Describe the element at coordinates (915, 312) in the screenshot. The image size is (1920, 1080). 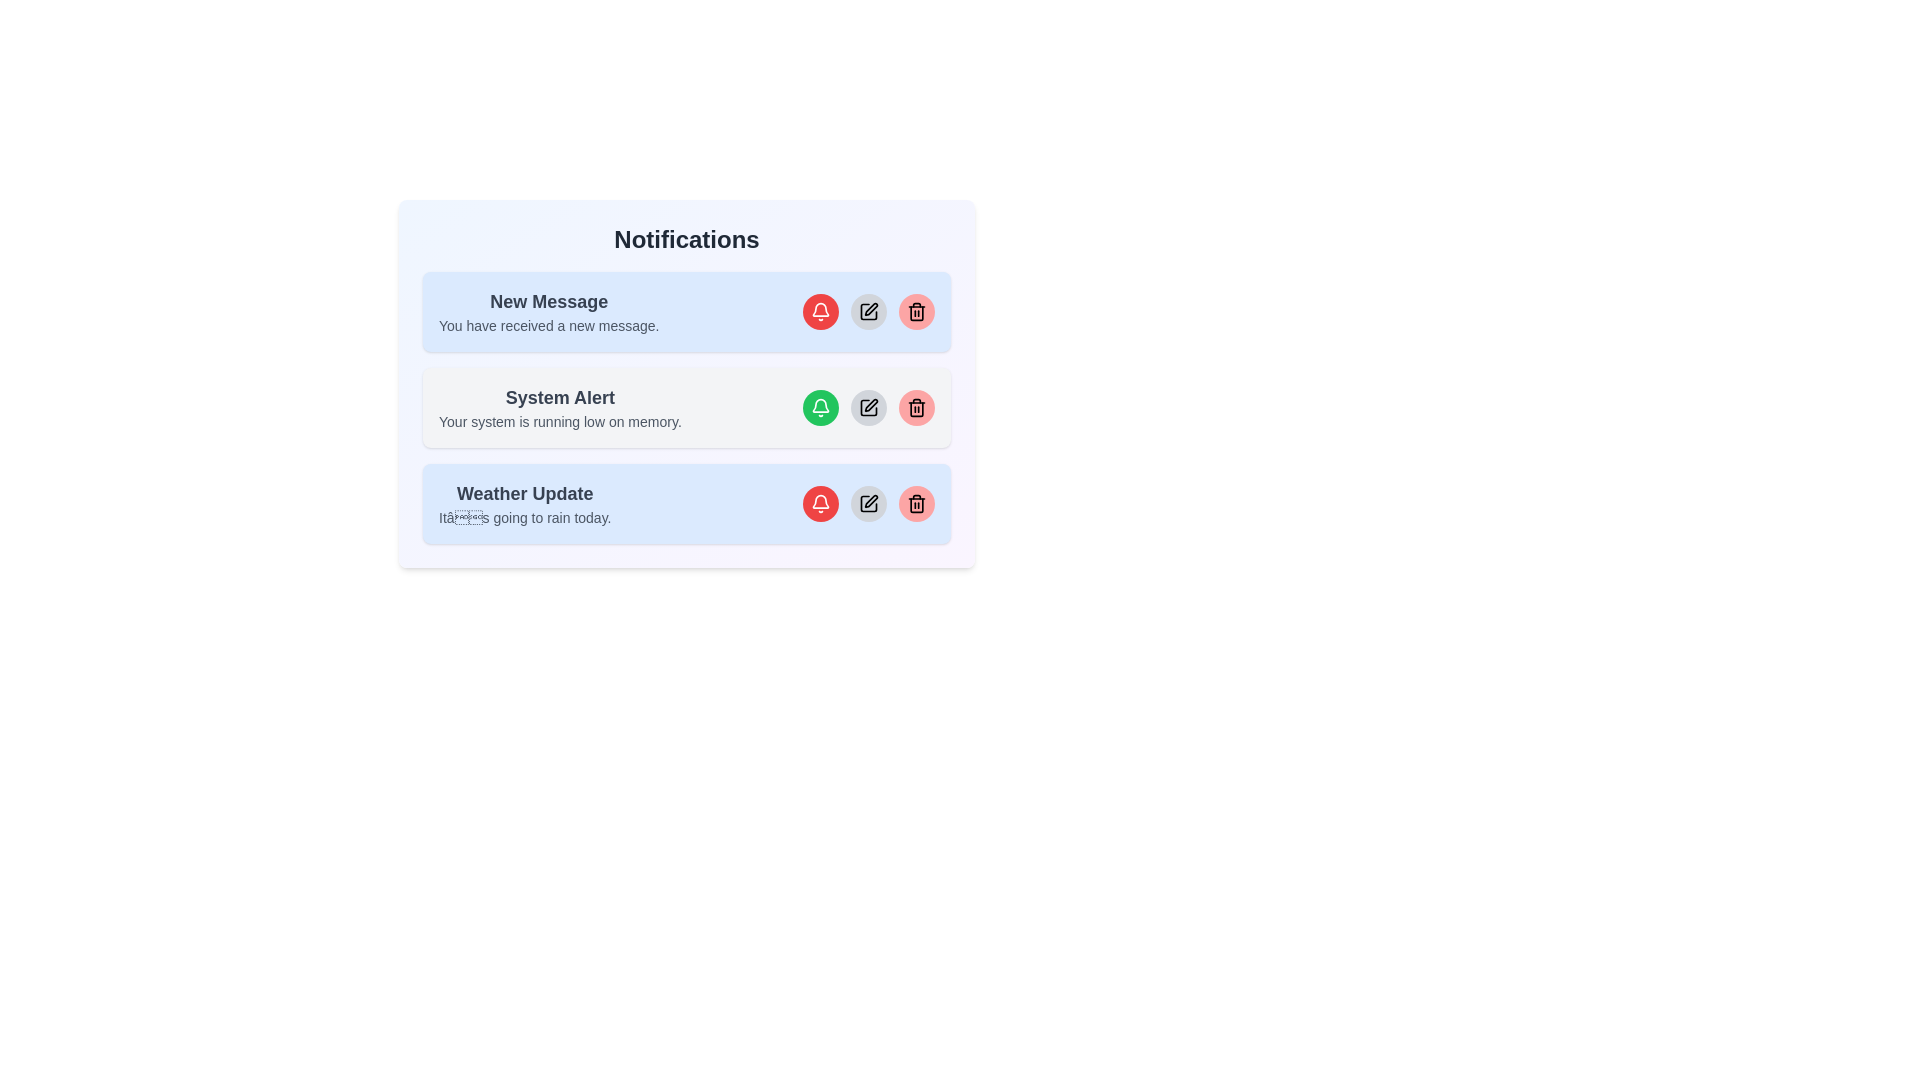
I see `the delete button for the notification with the title New Message` at that location.